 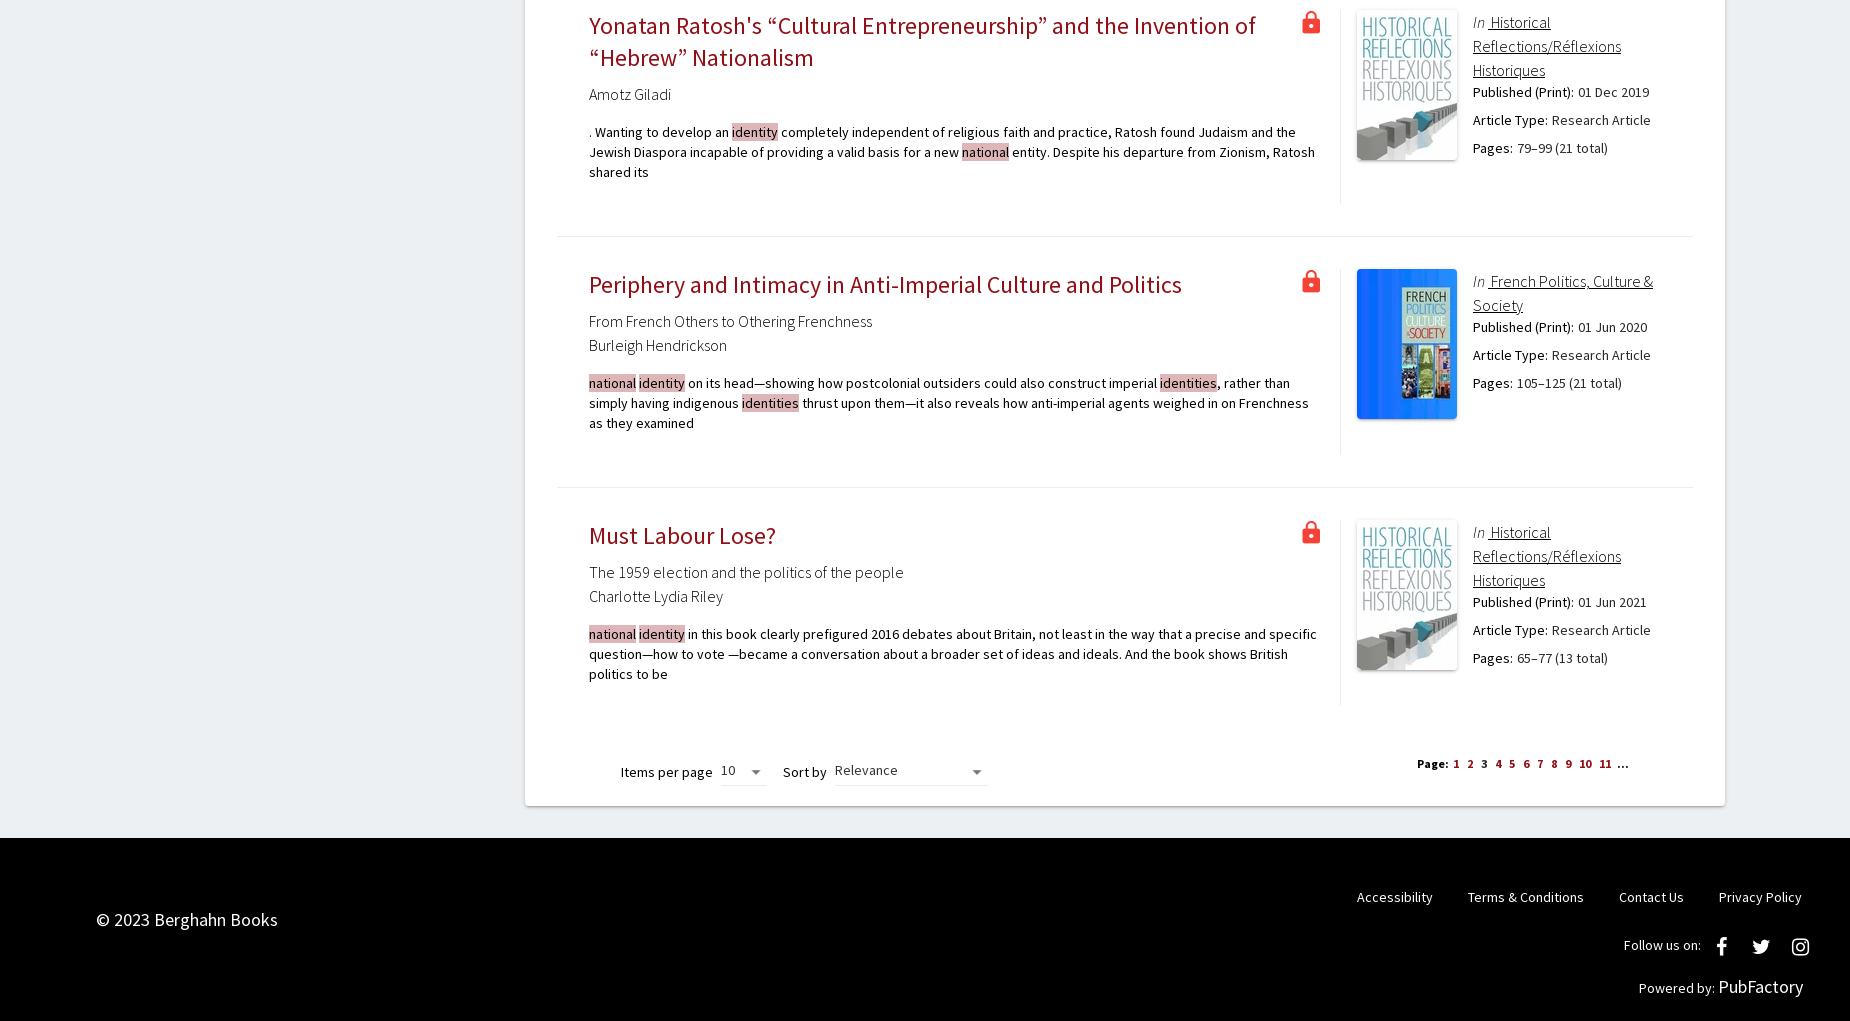 What do you see at coordinates (589, 392) in the screenshot?
I see `', rather than simply having indigenous'` at bounding box center [589, 392].